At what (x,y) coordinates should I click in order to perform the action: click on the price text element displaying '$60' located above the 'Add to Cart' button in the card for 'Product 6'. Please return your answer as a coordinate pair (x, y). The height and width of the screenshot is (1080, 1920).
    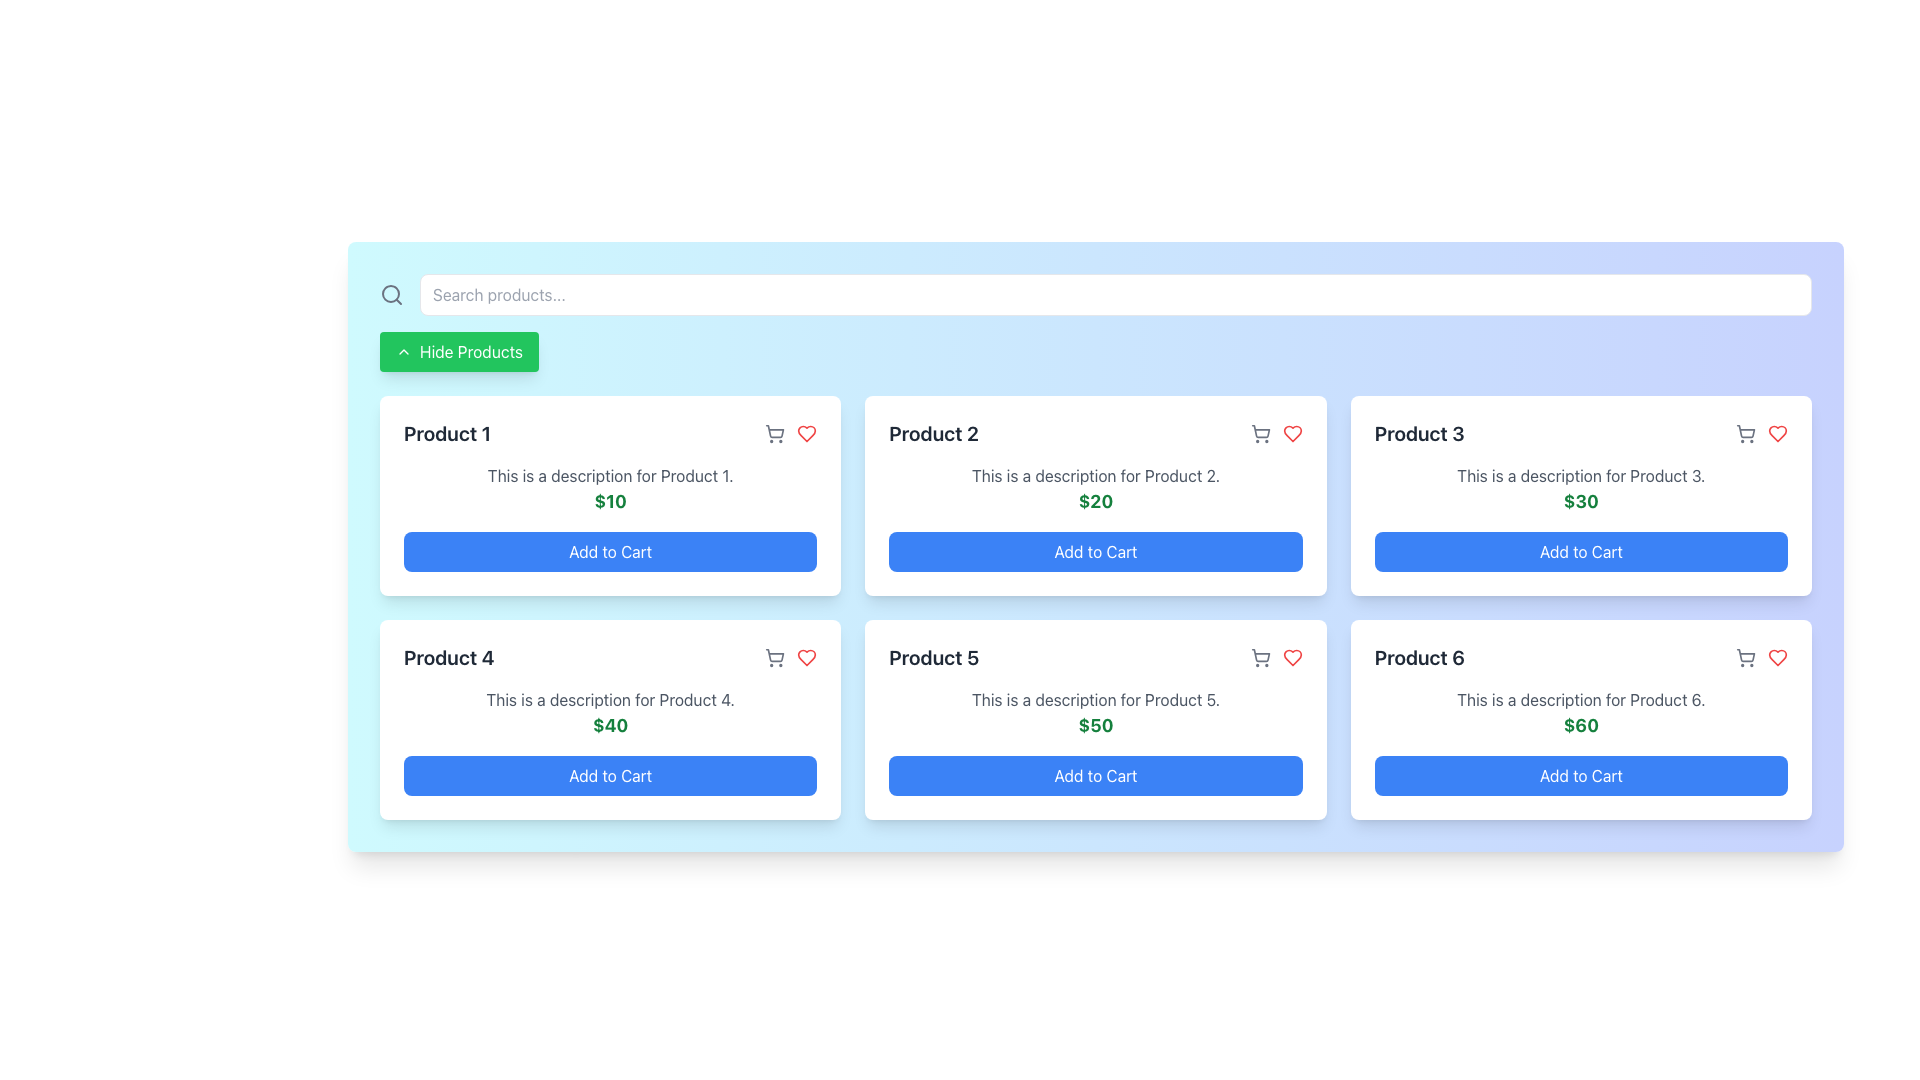
    Looking at the image, I should click on (1580, 725).